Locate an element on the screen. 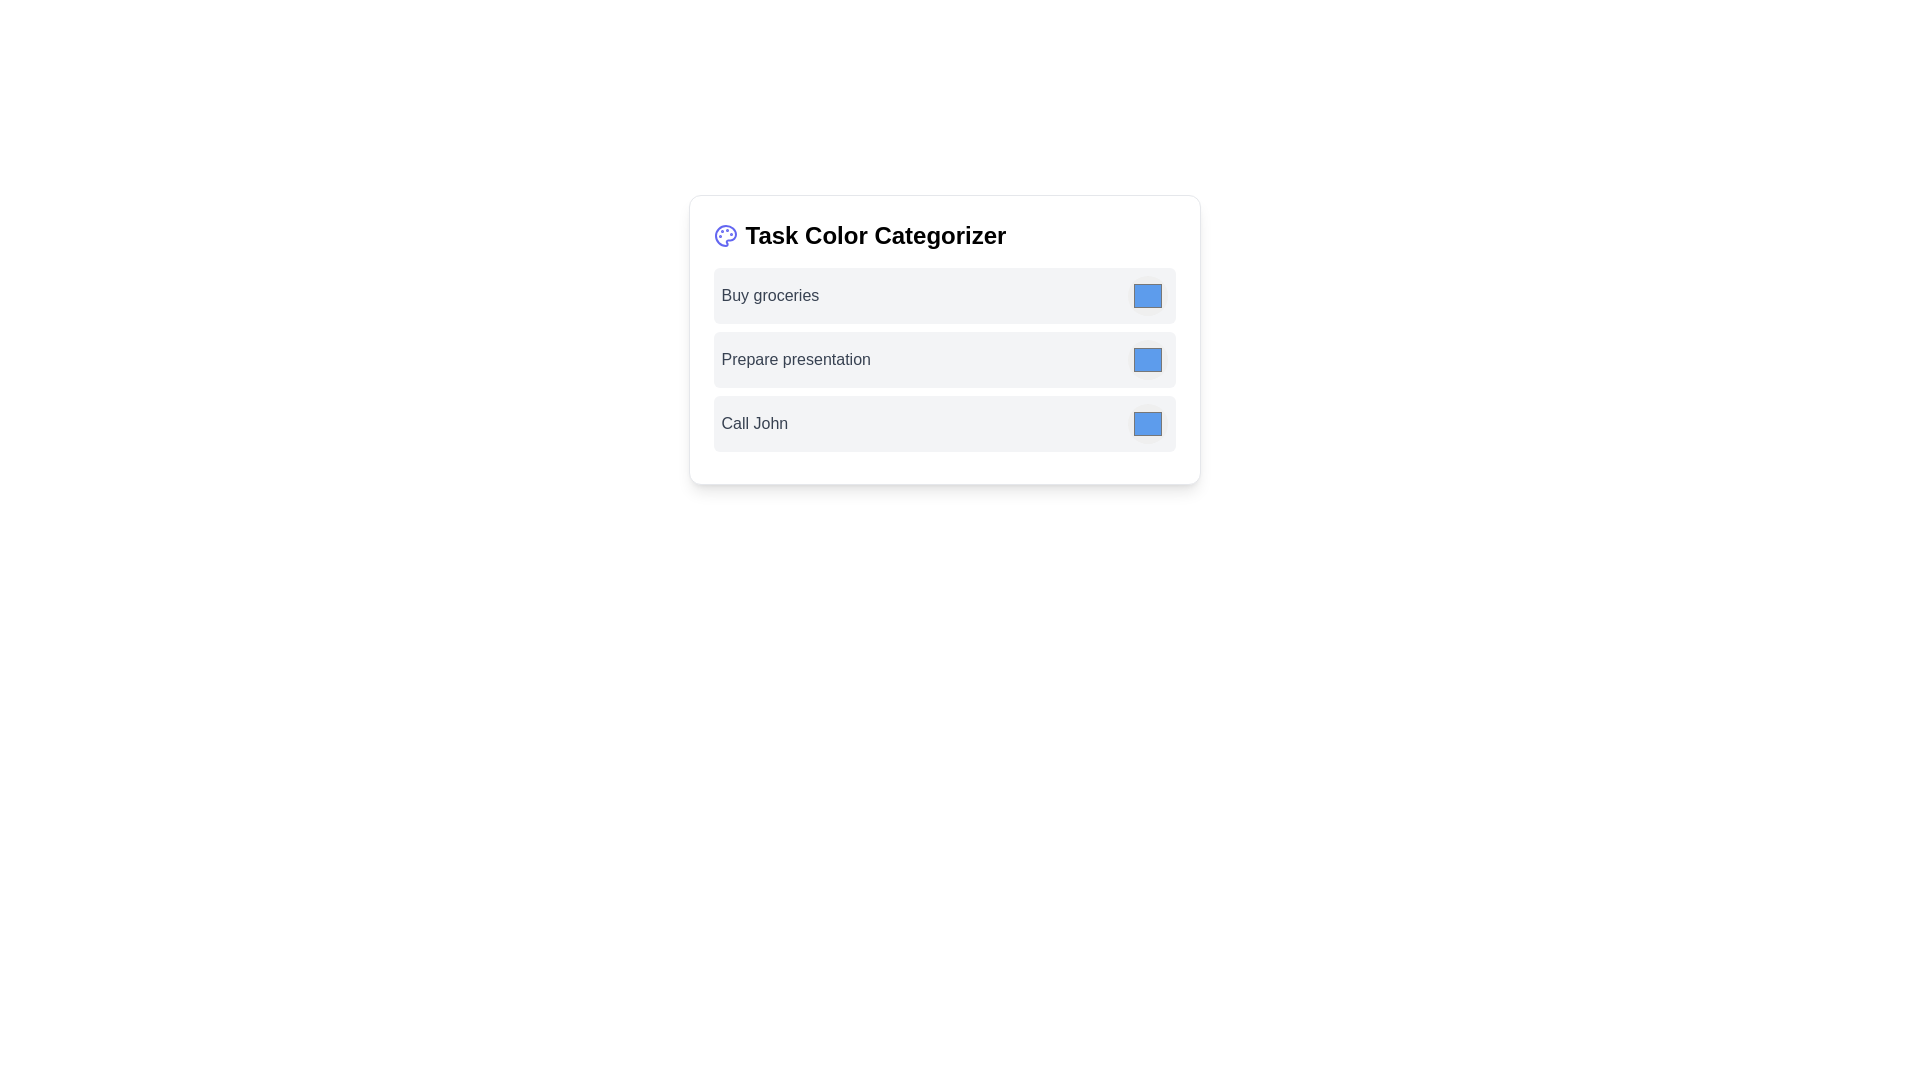 The height and width of the screenshot is (1080, 1920). the Color selection button for the 'Buy groceries' task is located at coordinates (1147, 296).